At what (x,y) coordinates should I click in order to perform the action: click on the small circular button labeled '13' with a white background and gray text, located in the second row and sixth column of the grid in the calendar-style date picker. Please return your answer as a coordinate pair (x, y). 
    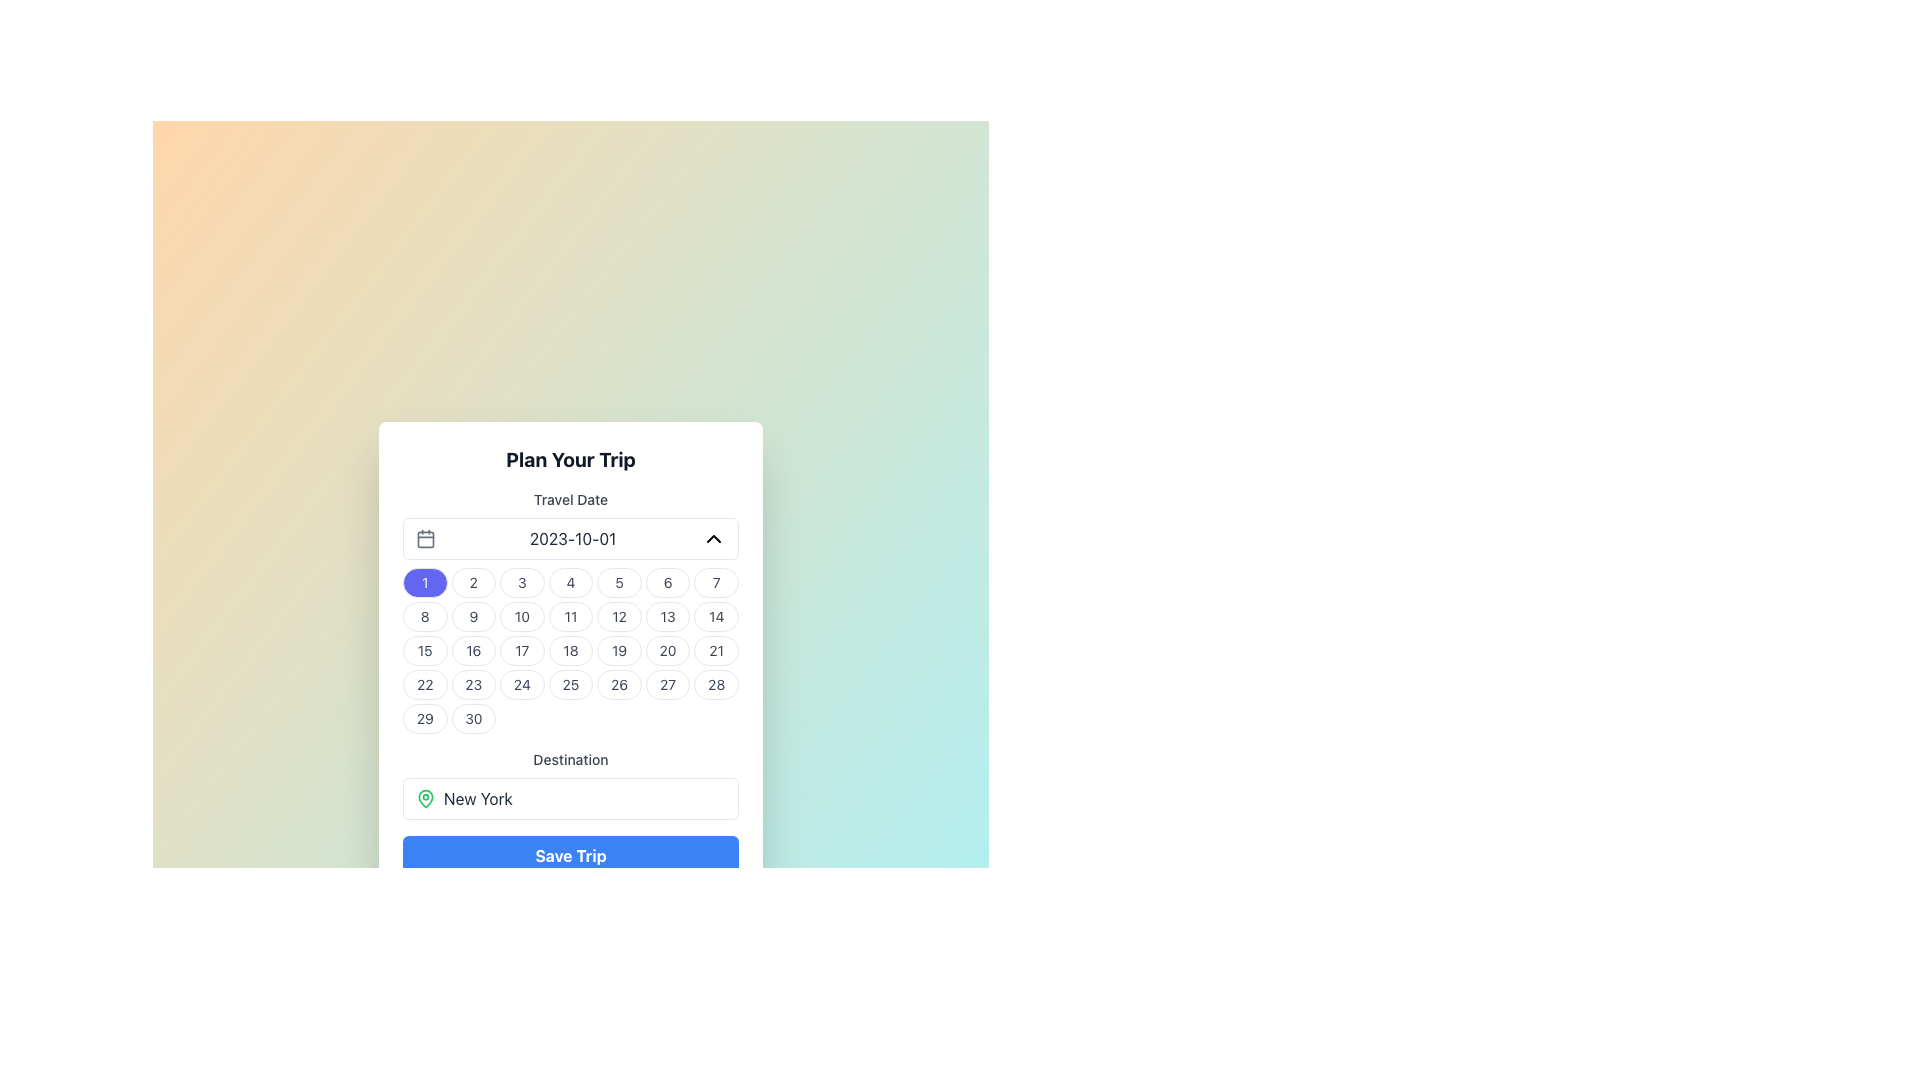
    Looking at the image, I should click on (668, 616).